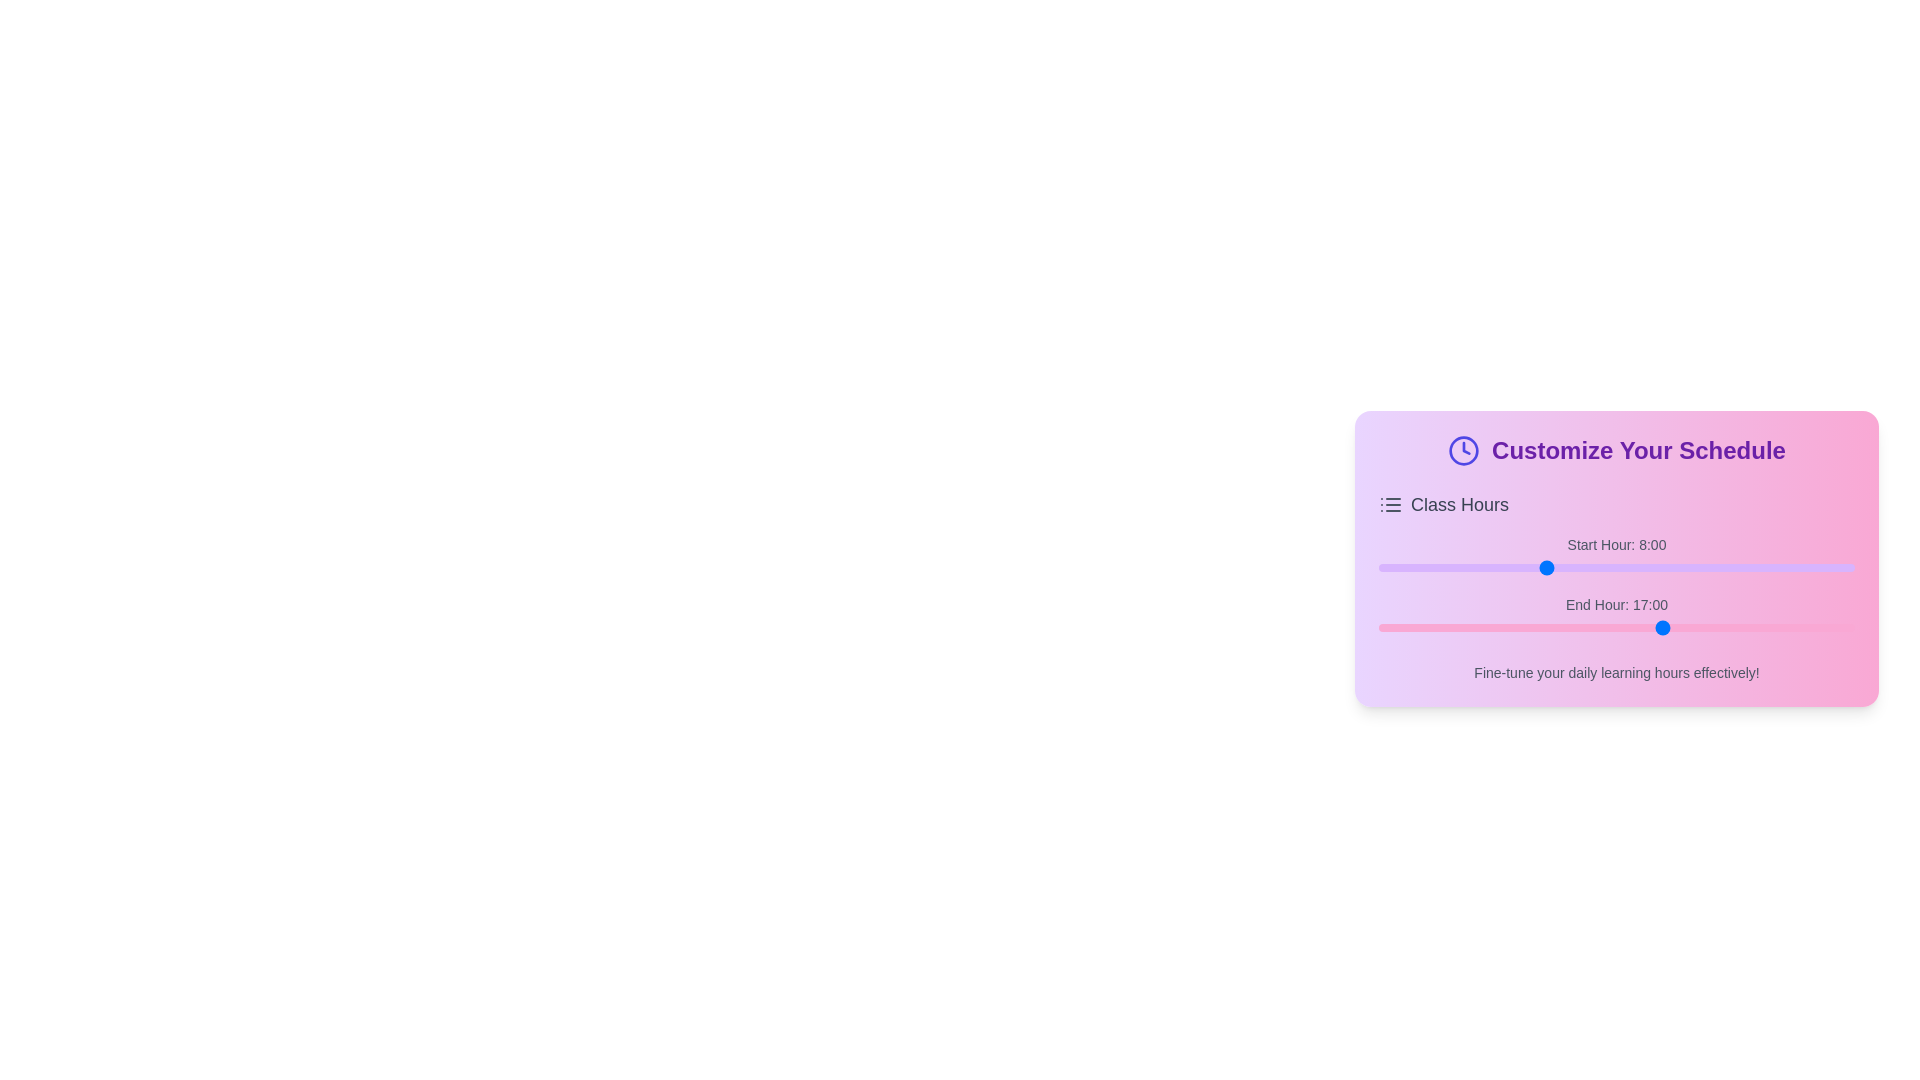  What do you see at coordinates (1627, 567) in the screenshot?
I see `the slider to set the start hour to 12` at bounding box center [1627, 567].